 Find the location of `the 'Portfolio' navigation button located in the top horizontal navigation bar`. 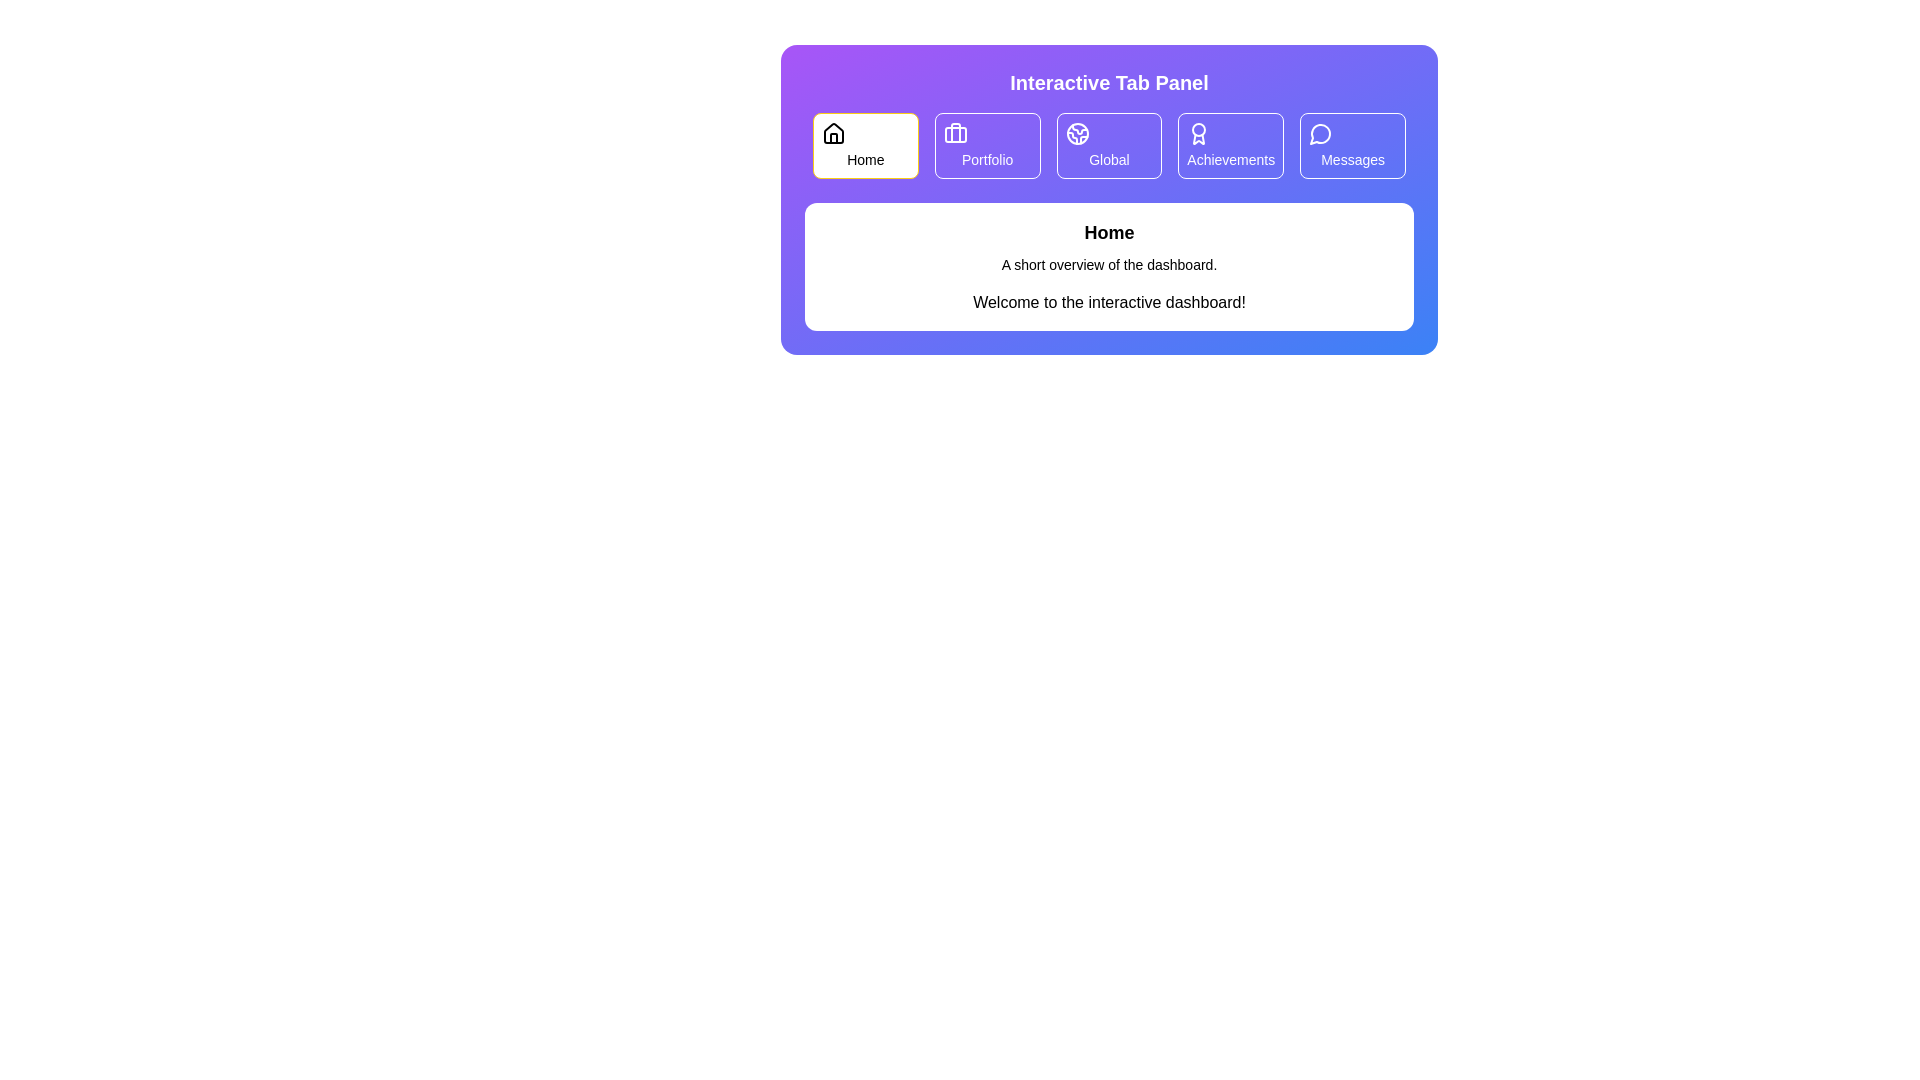

the 'Portfolio' navigation button located in the top horizontal navigation bar is located at coordinates (987, 145).